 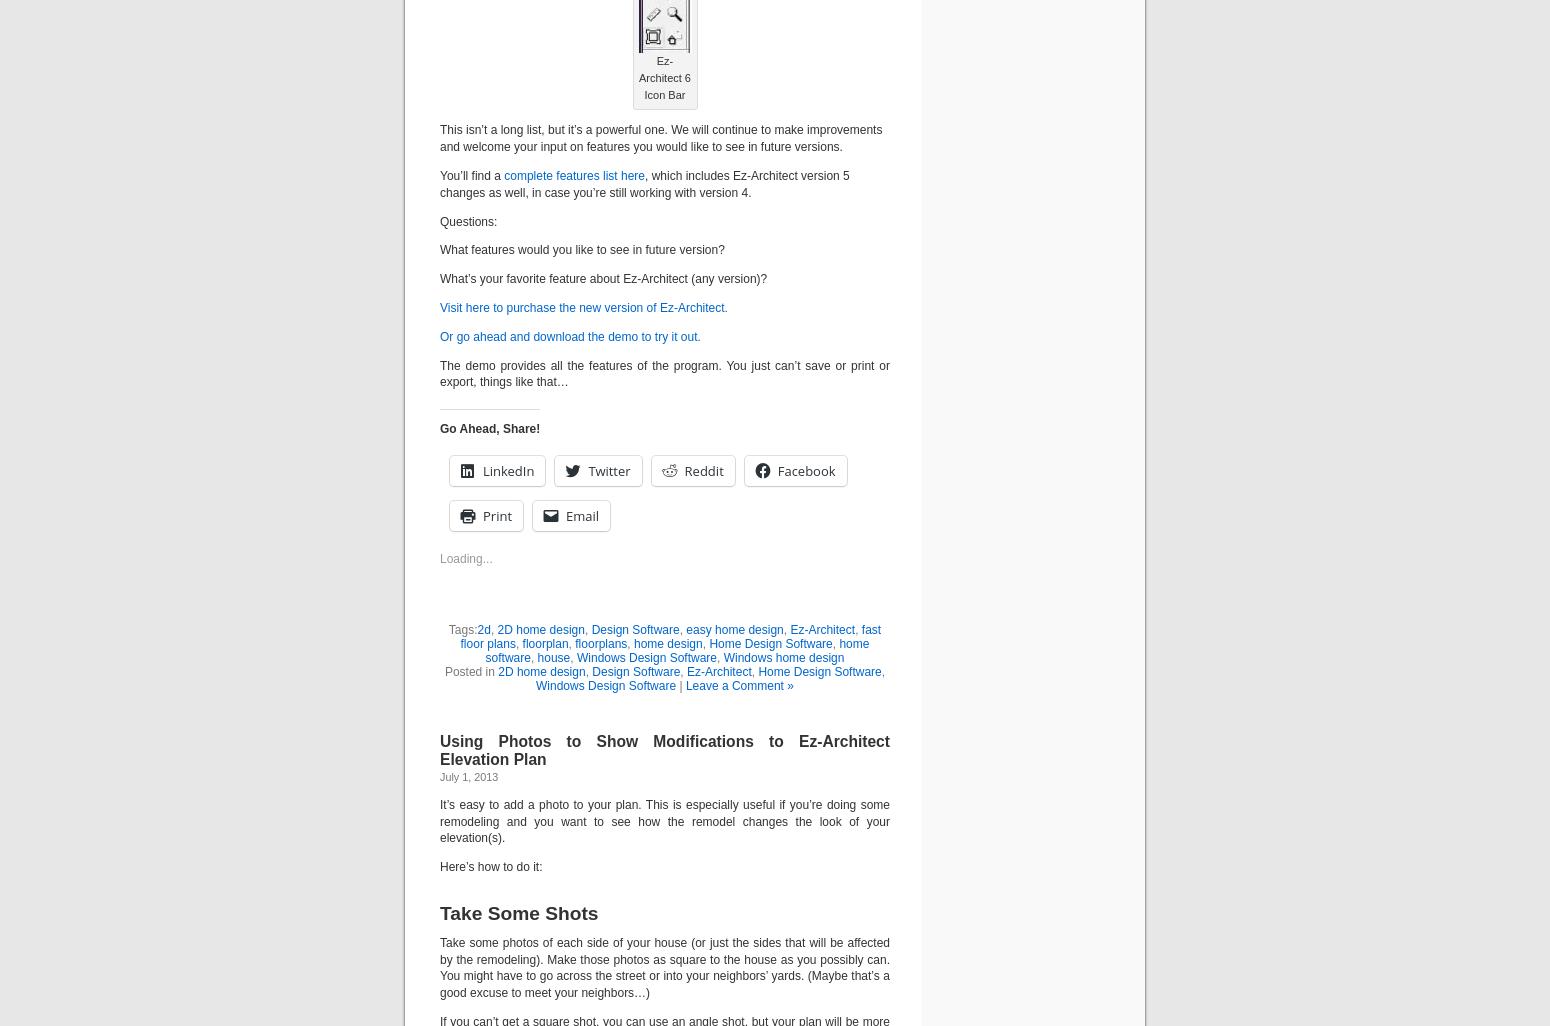 I want to click on 'What features would you like to see in future version?', so click(x=582, y=250).